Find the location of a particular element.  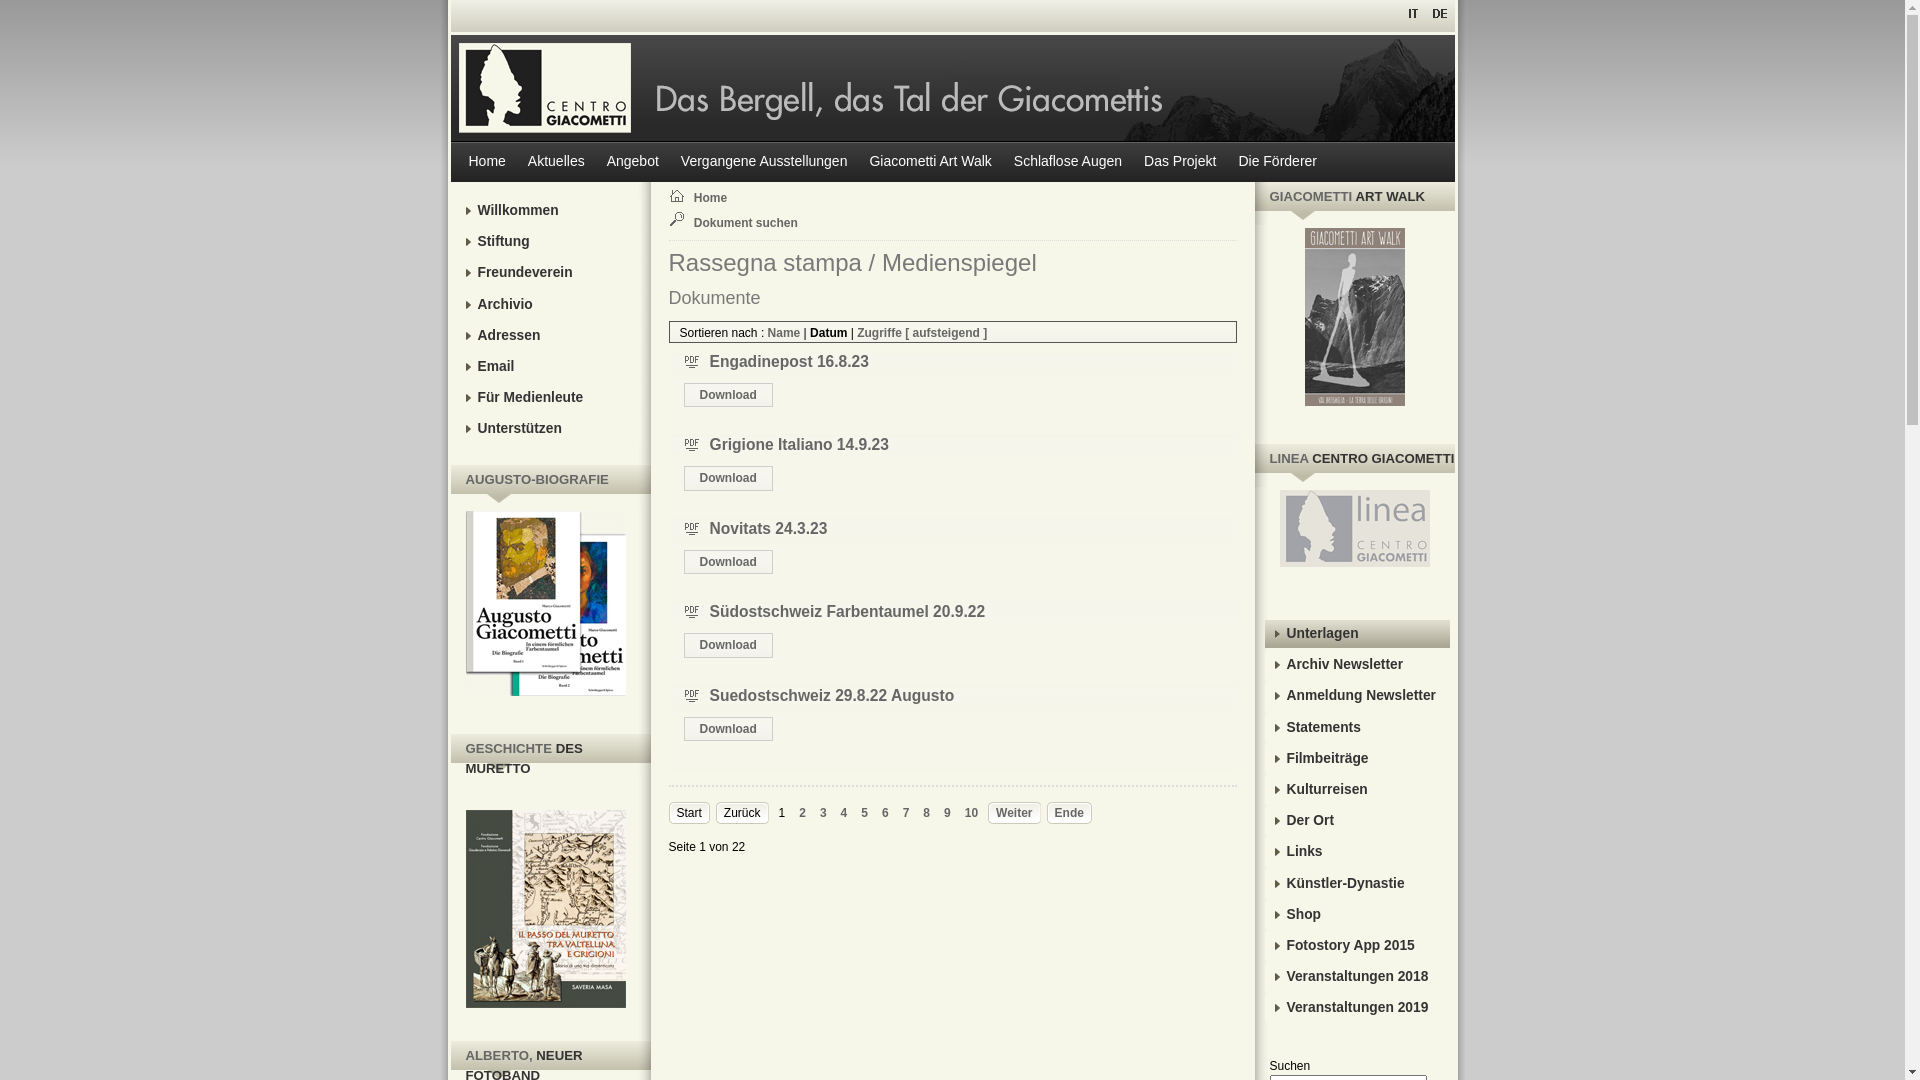

'Unterlagen' is located at coordinates (1356, 633).